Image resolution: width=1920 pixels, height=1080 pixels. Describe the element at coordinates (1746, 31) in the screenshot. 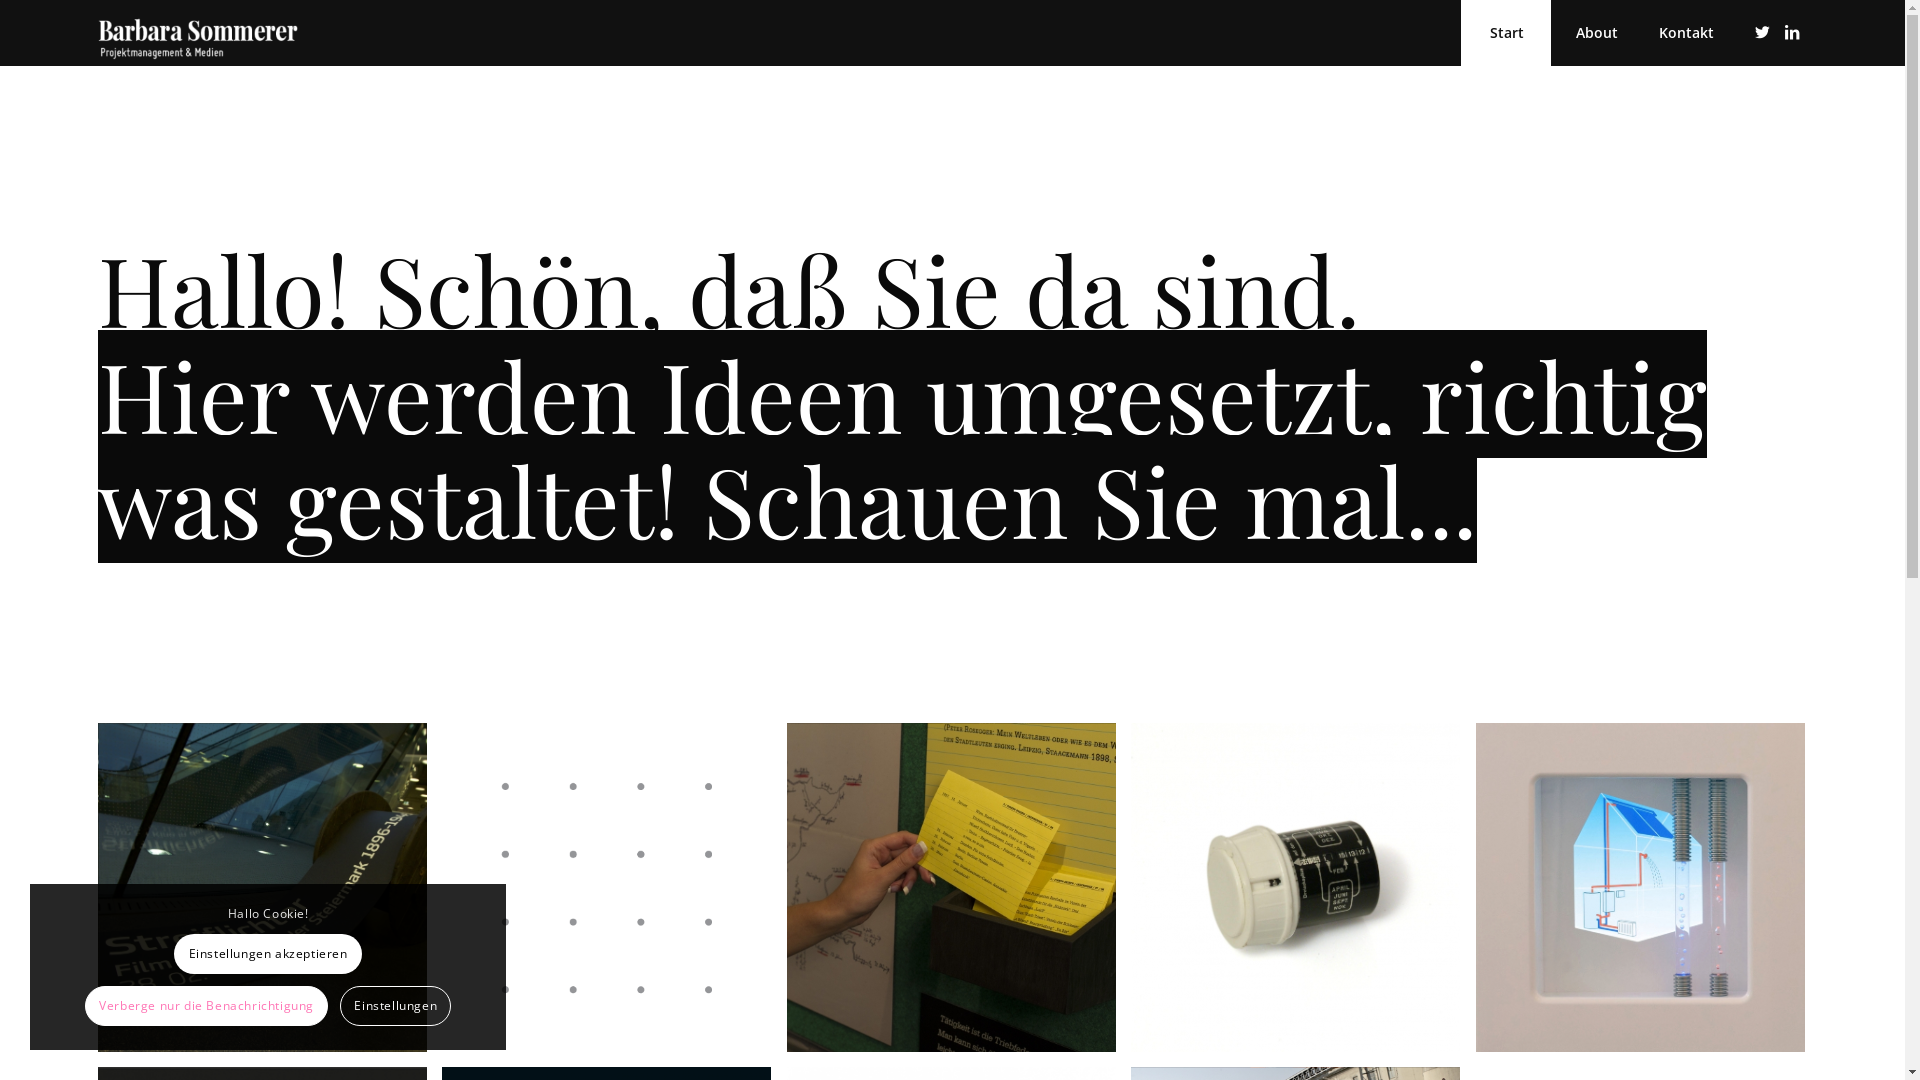

I see `'Twitter'` at that location.